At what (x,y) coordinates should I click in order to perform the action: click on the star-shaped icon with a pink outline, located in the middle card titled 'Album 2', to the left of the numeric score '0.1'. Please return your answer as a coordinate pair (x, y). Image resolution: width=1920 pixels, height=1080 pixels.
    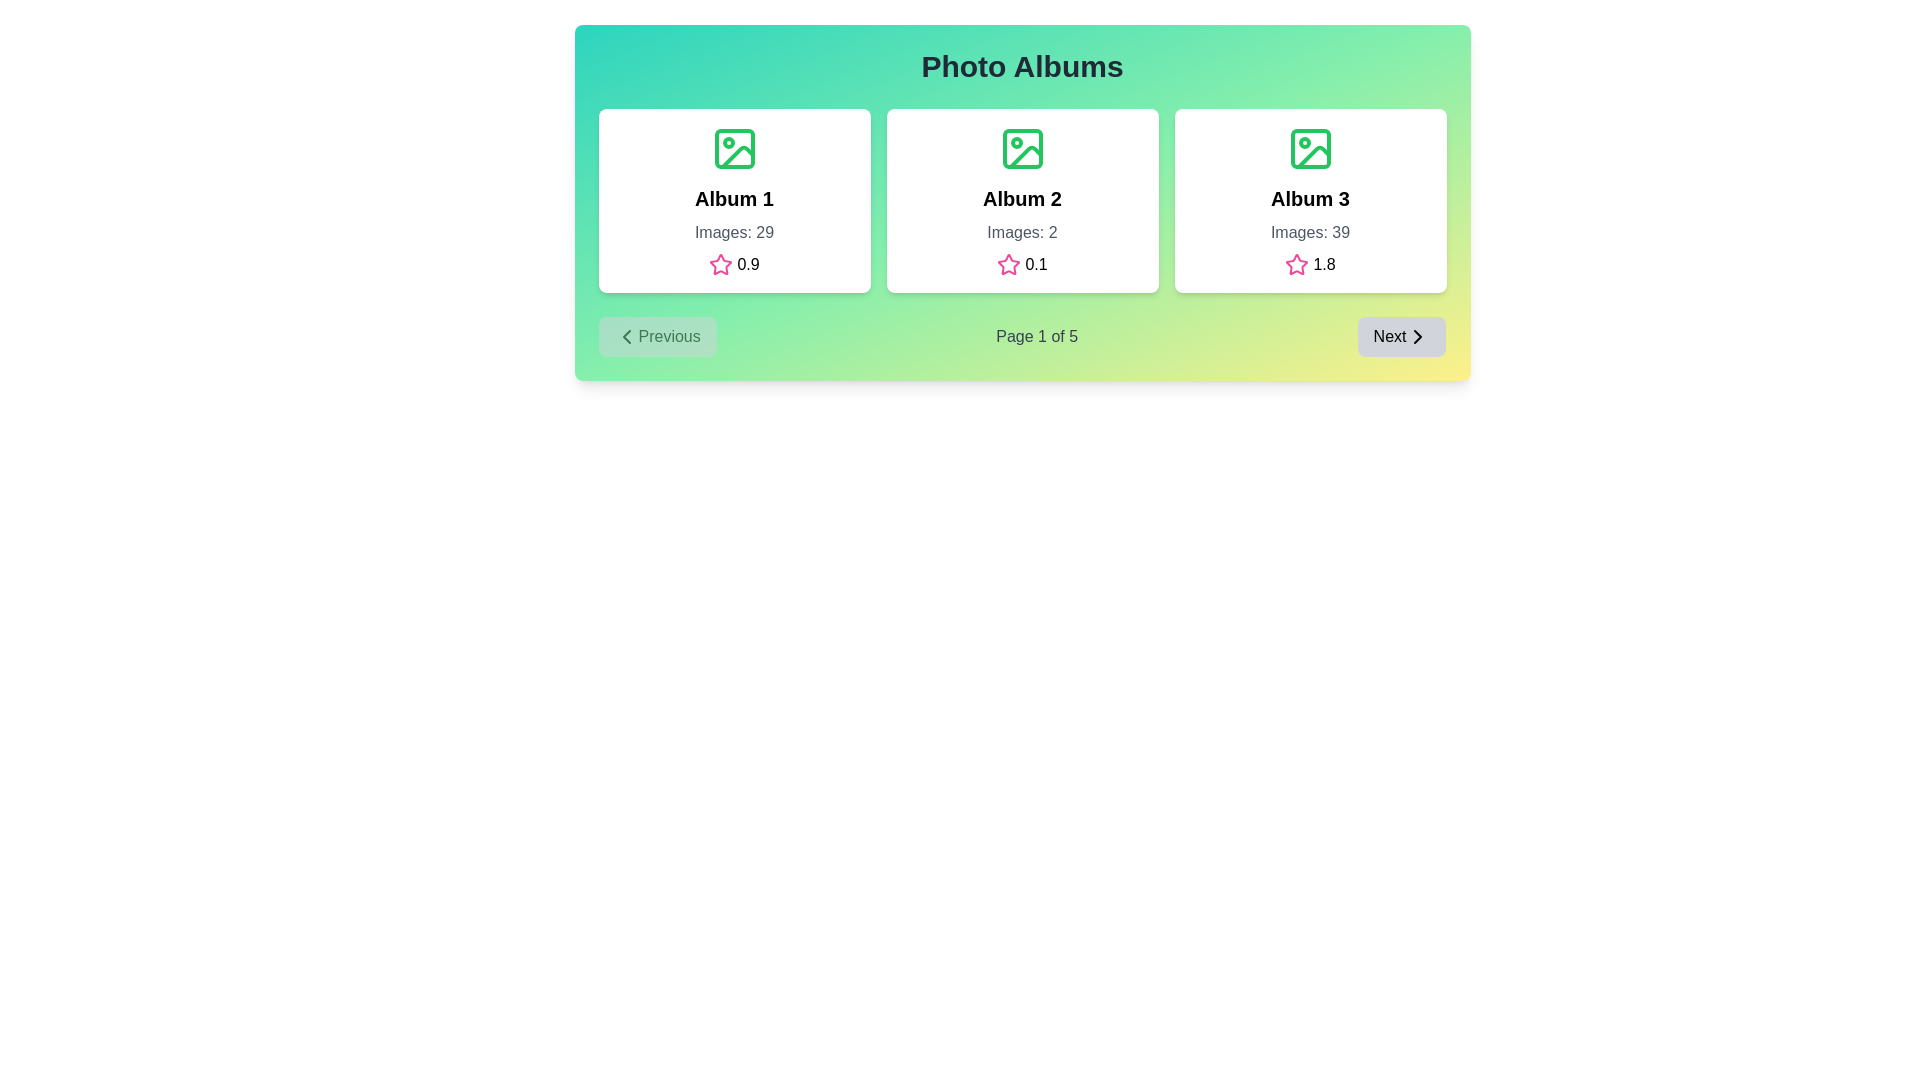
    Looking at the image, I should click on (1009, 264).